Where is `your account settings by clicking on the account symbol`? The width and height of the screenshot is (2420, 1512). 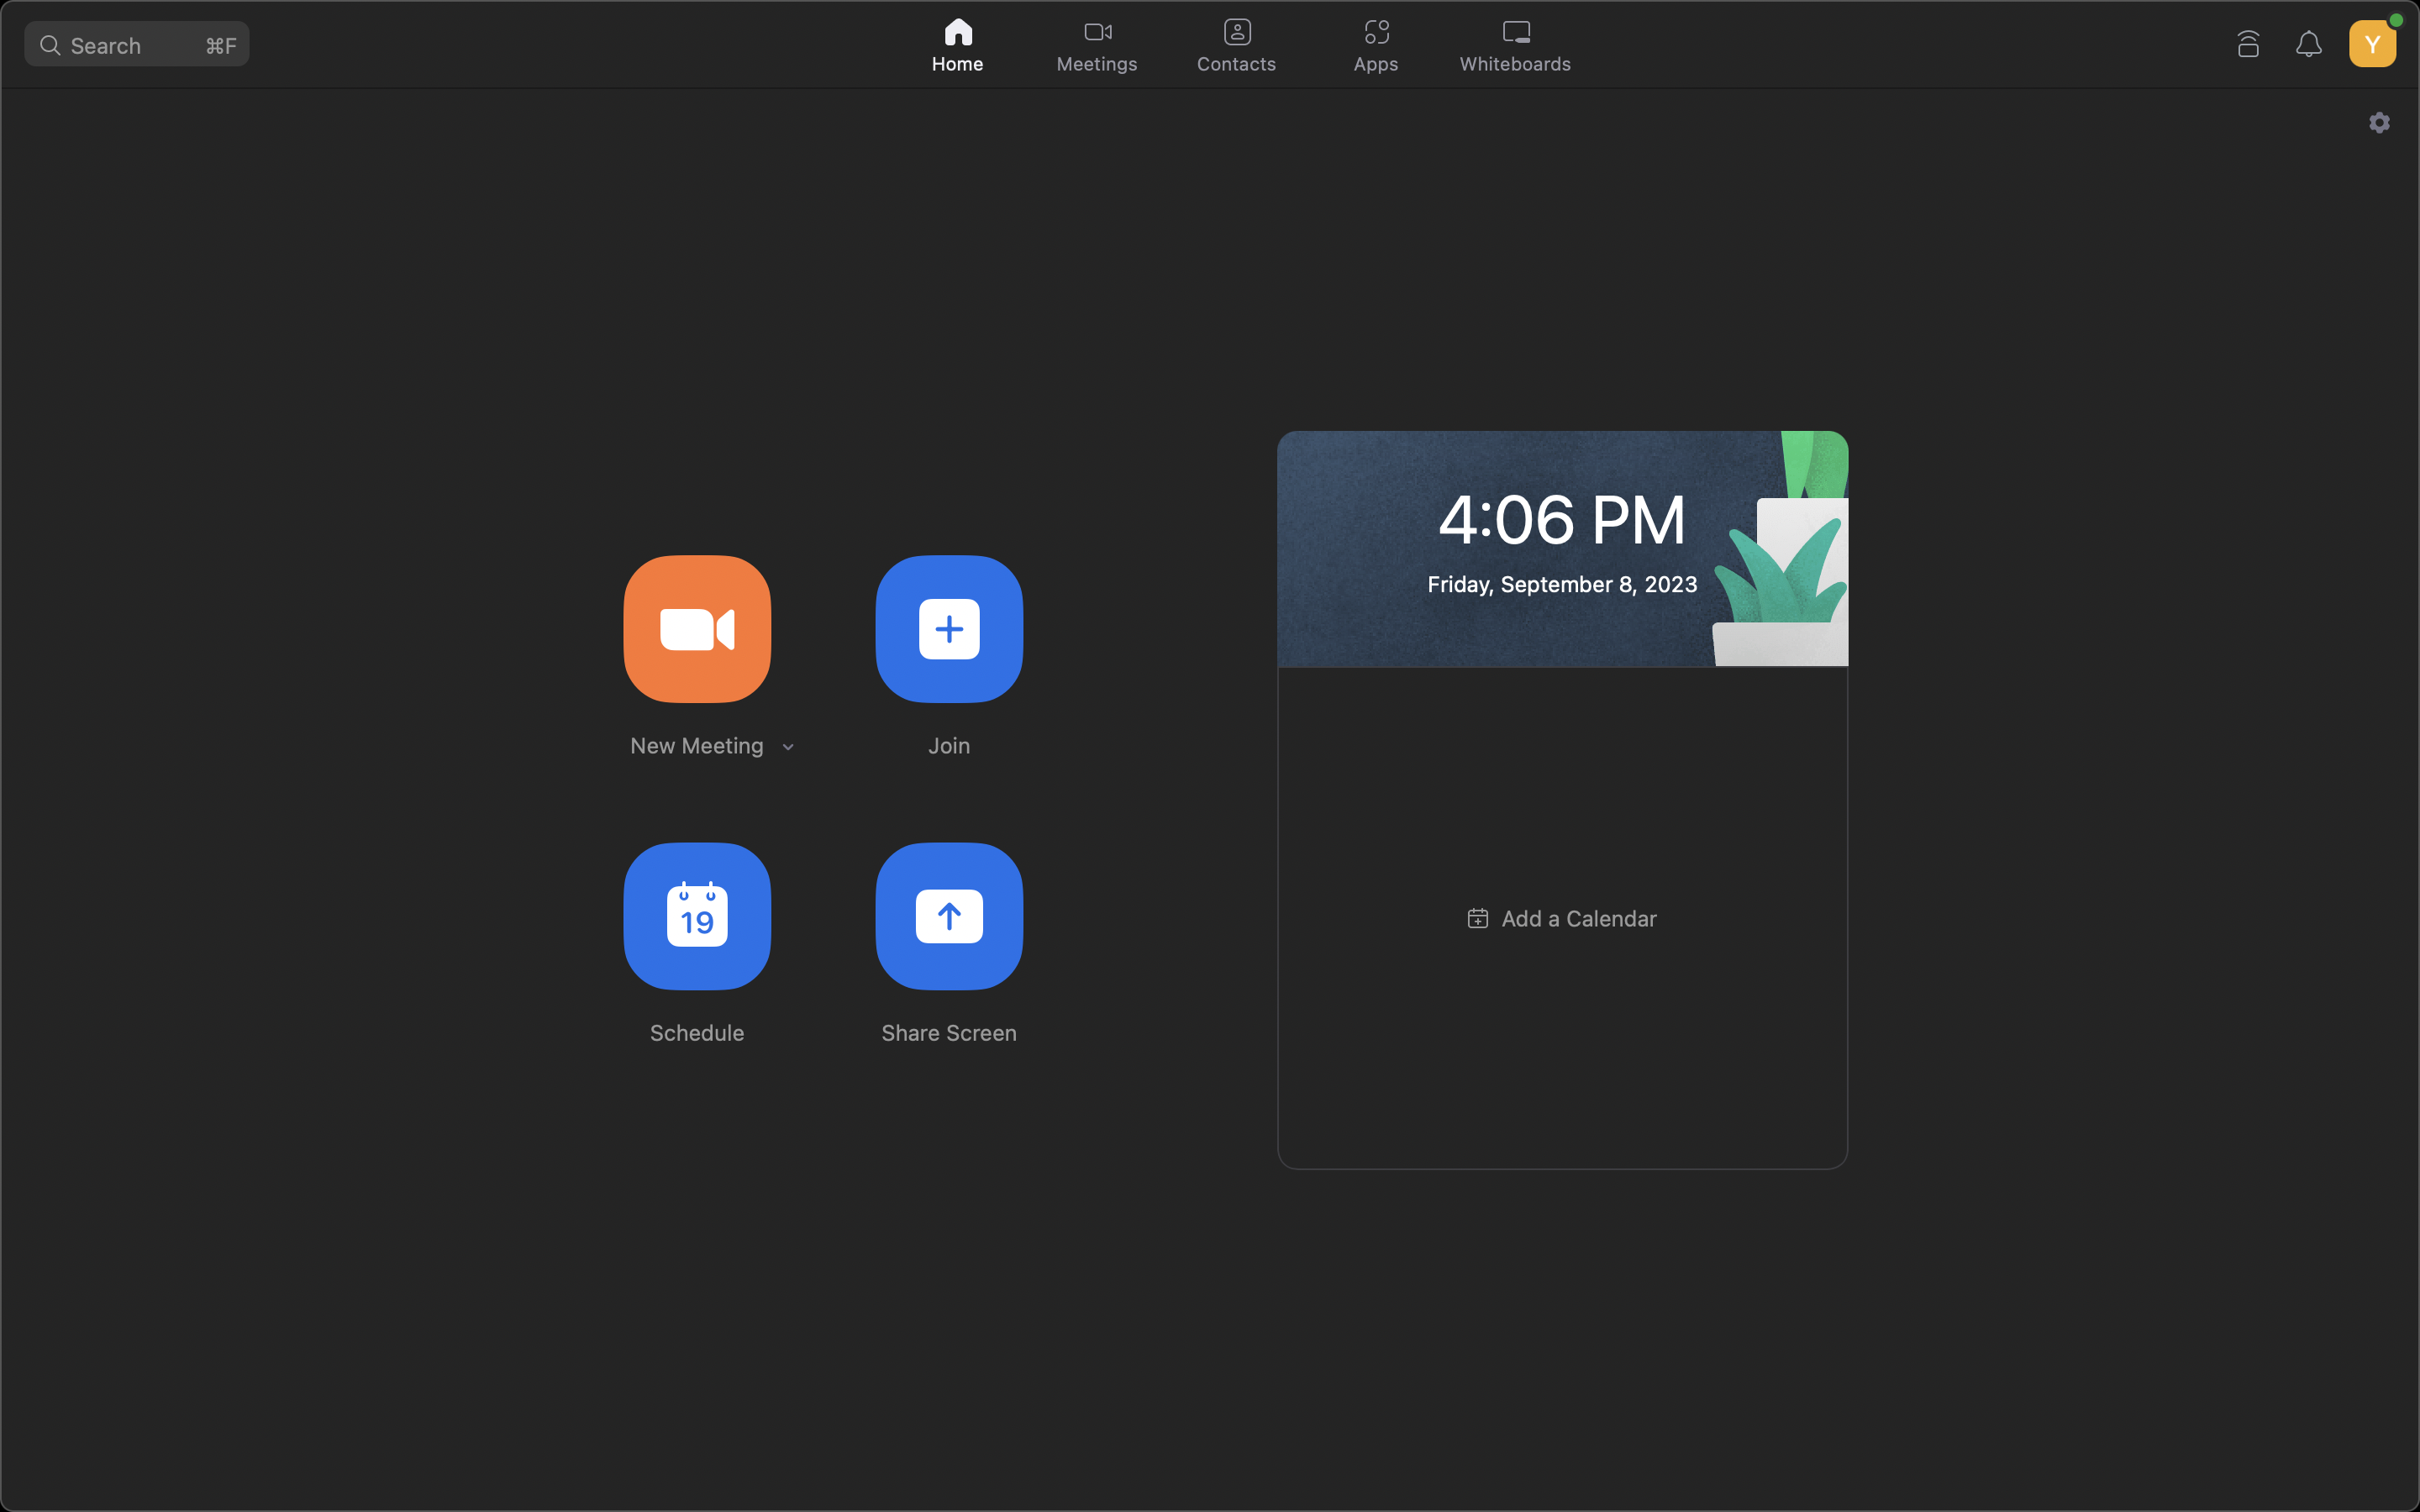 your account settings by clicking on the account symbol is located at coordinates (2370, 38).